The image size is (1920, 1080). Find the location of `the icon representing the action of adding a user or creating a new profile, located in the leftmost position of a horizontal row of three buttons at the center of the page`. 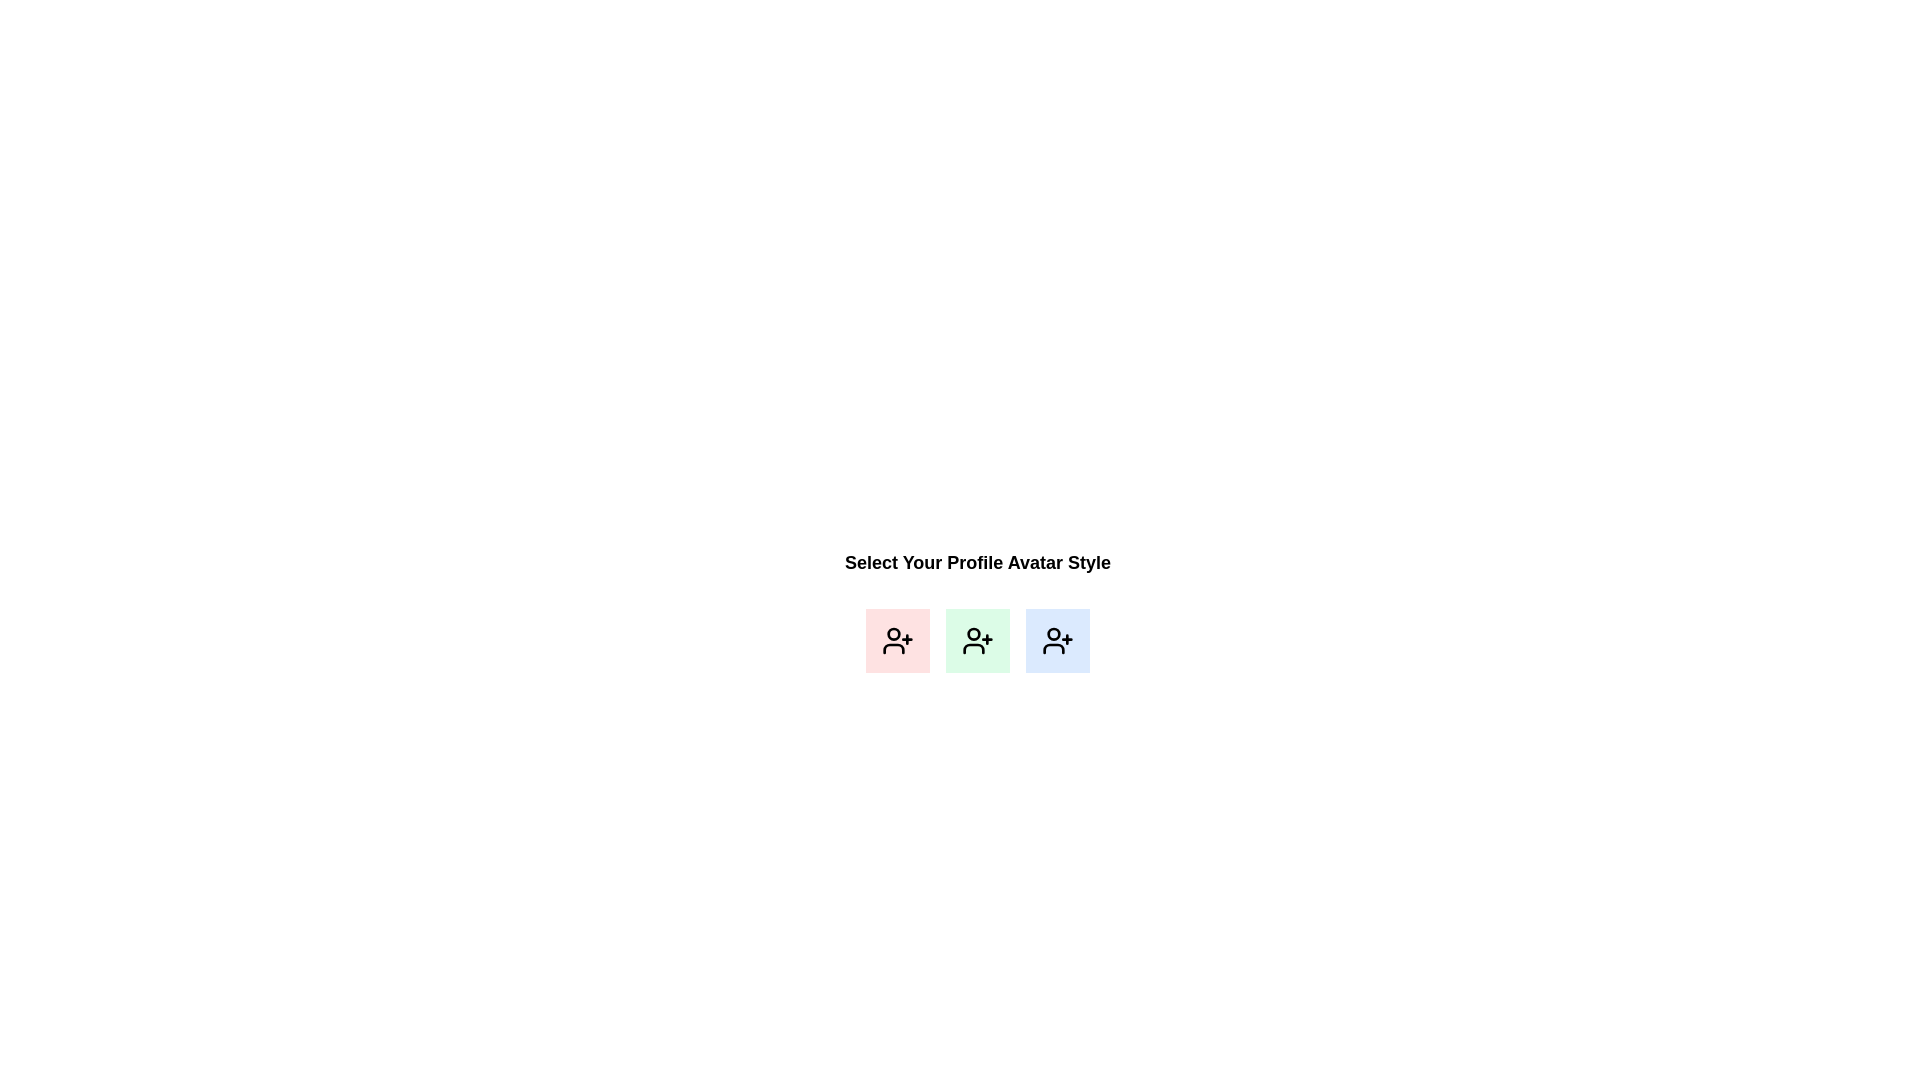

the icon representing the action of adding a user or creating a new profile, located in the leftmost position of a horizontal row of three buttons at the center of the page is located at coordinates (896, 640).